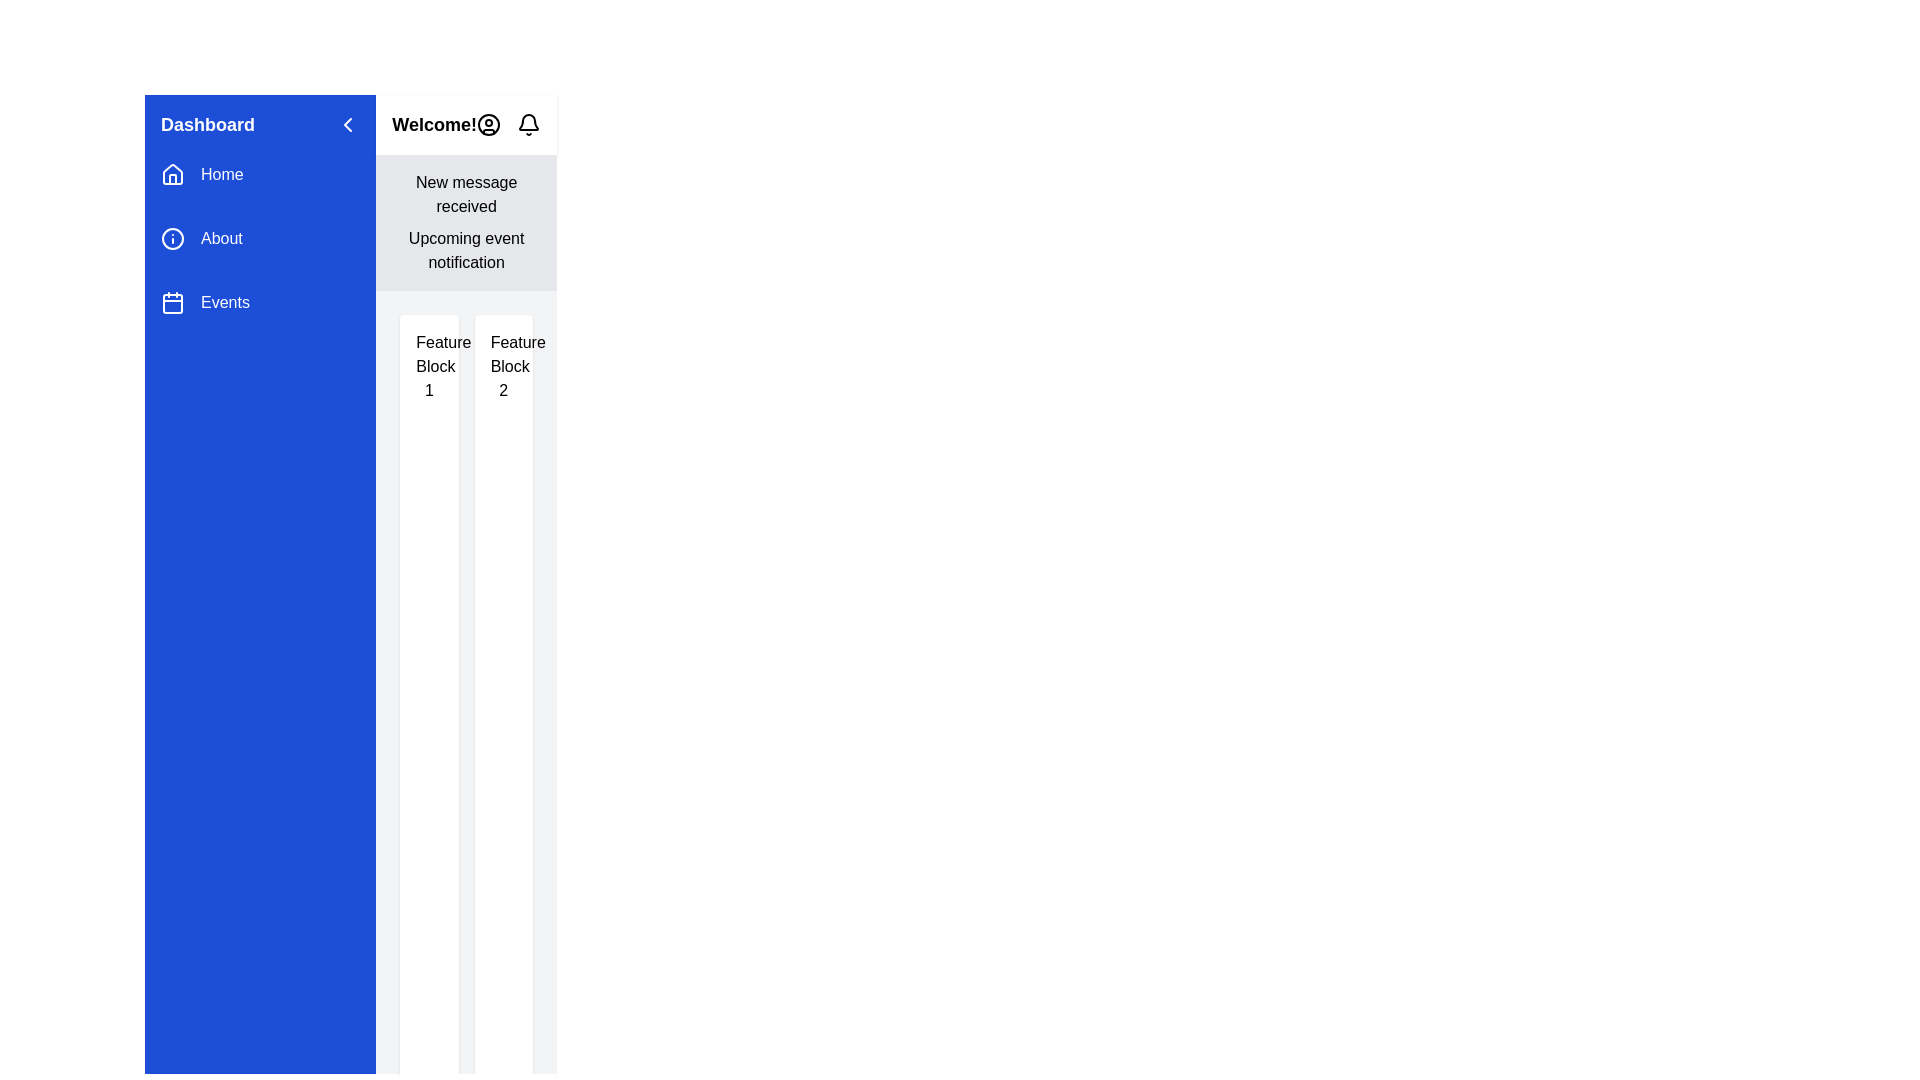  What do you see at coordinates (172, 304) in the screenshot?
I see `the SVG Rectangle that forms part of the calendar icon in the 'Events' section of the navigation bar` at bounding box center [172, 304].